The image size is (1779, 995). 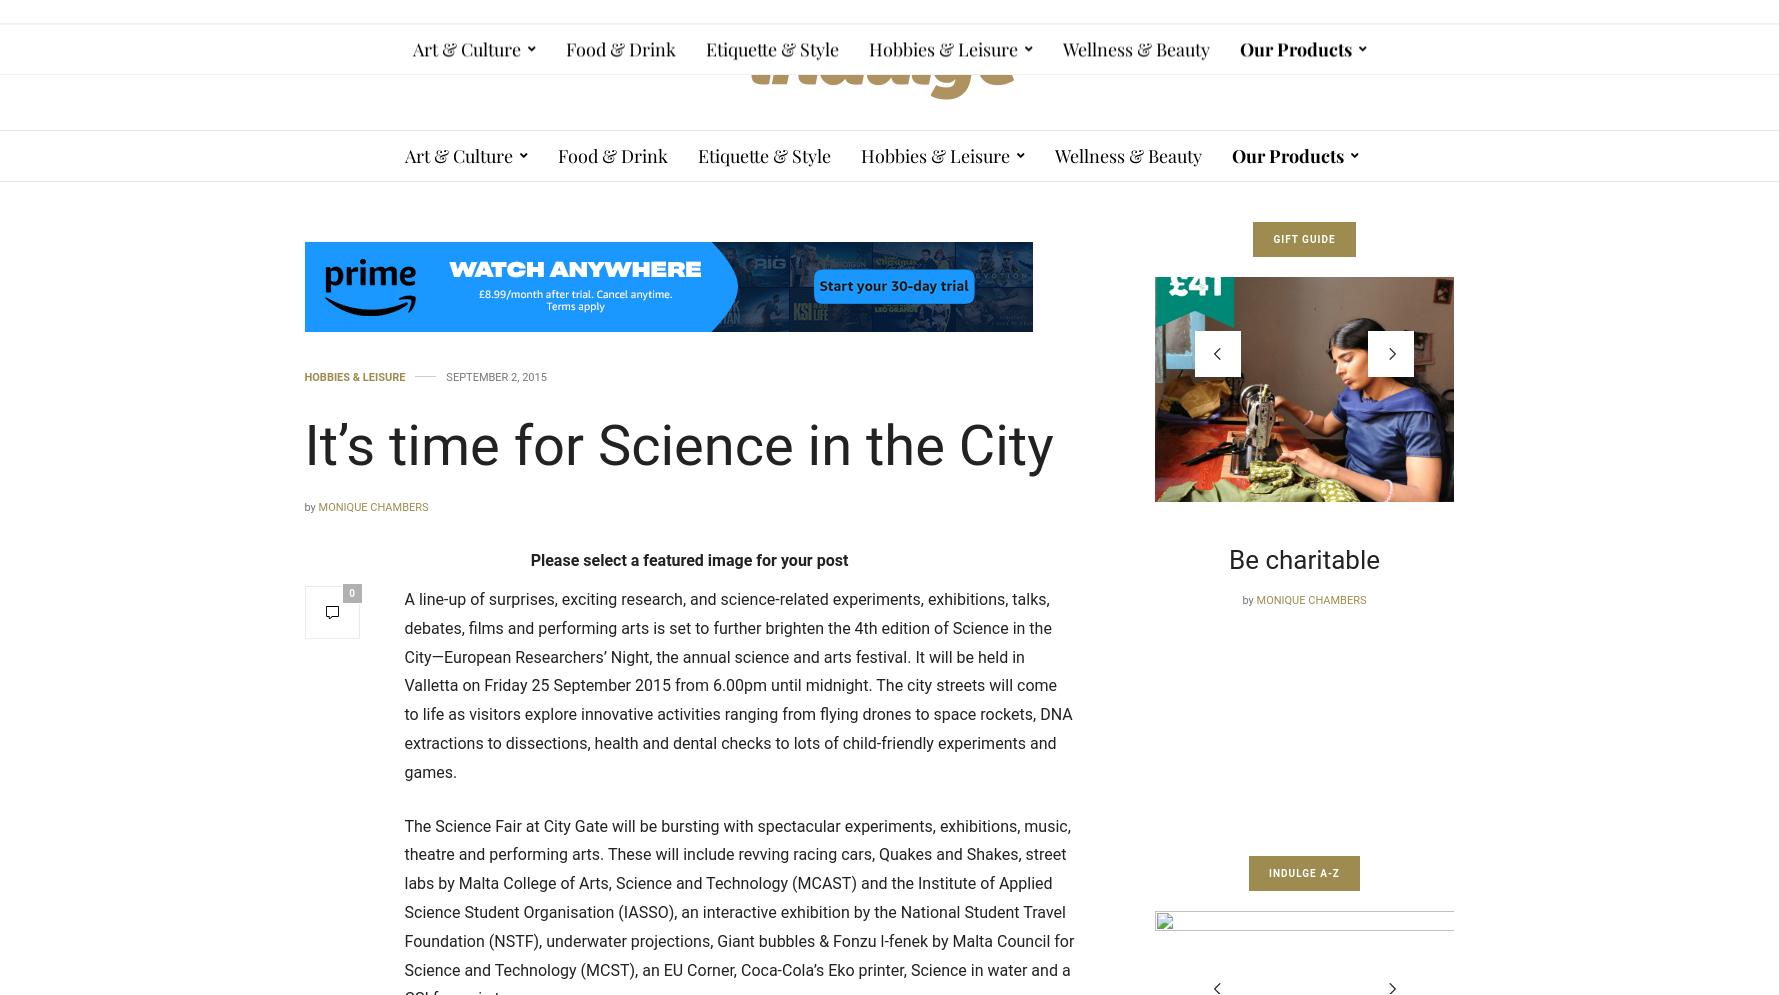 What do you see at coordinates (1067, 559) in the screenshot?
I see `'Be charitable'` at bounding box center [1067, 559].